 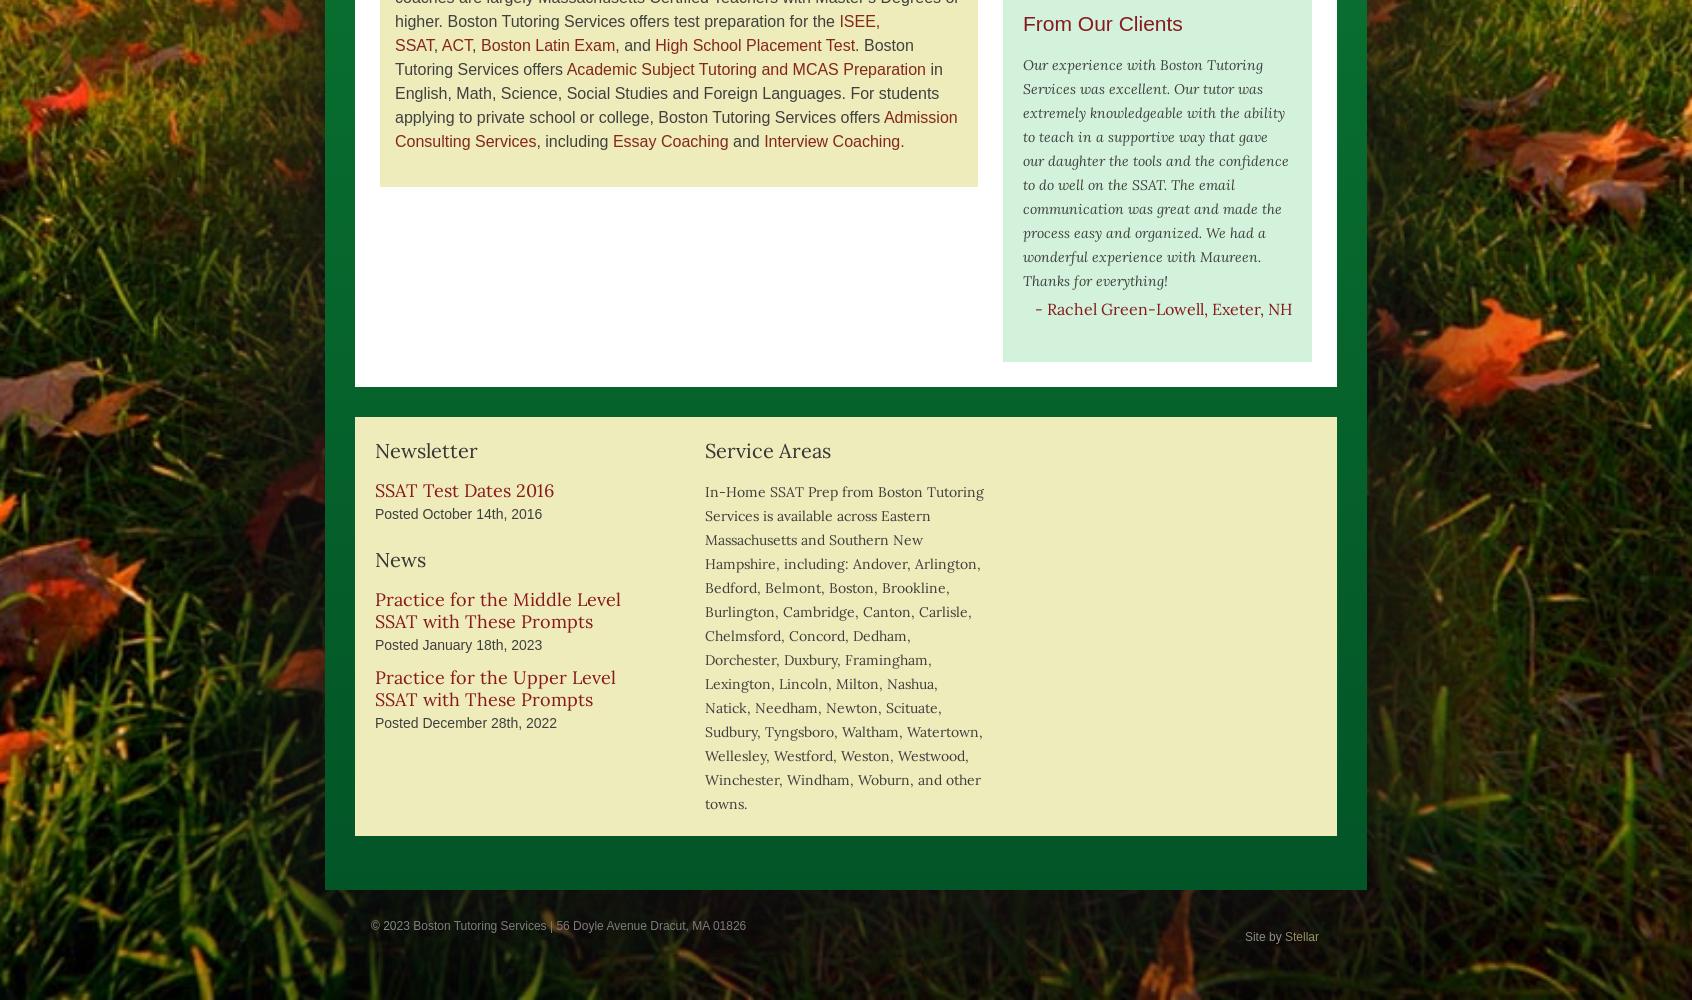 What do you see at coordinates (634, 45) in the screenshot?
I see `', and'` at bounding box center [634, 45].